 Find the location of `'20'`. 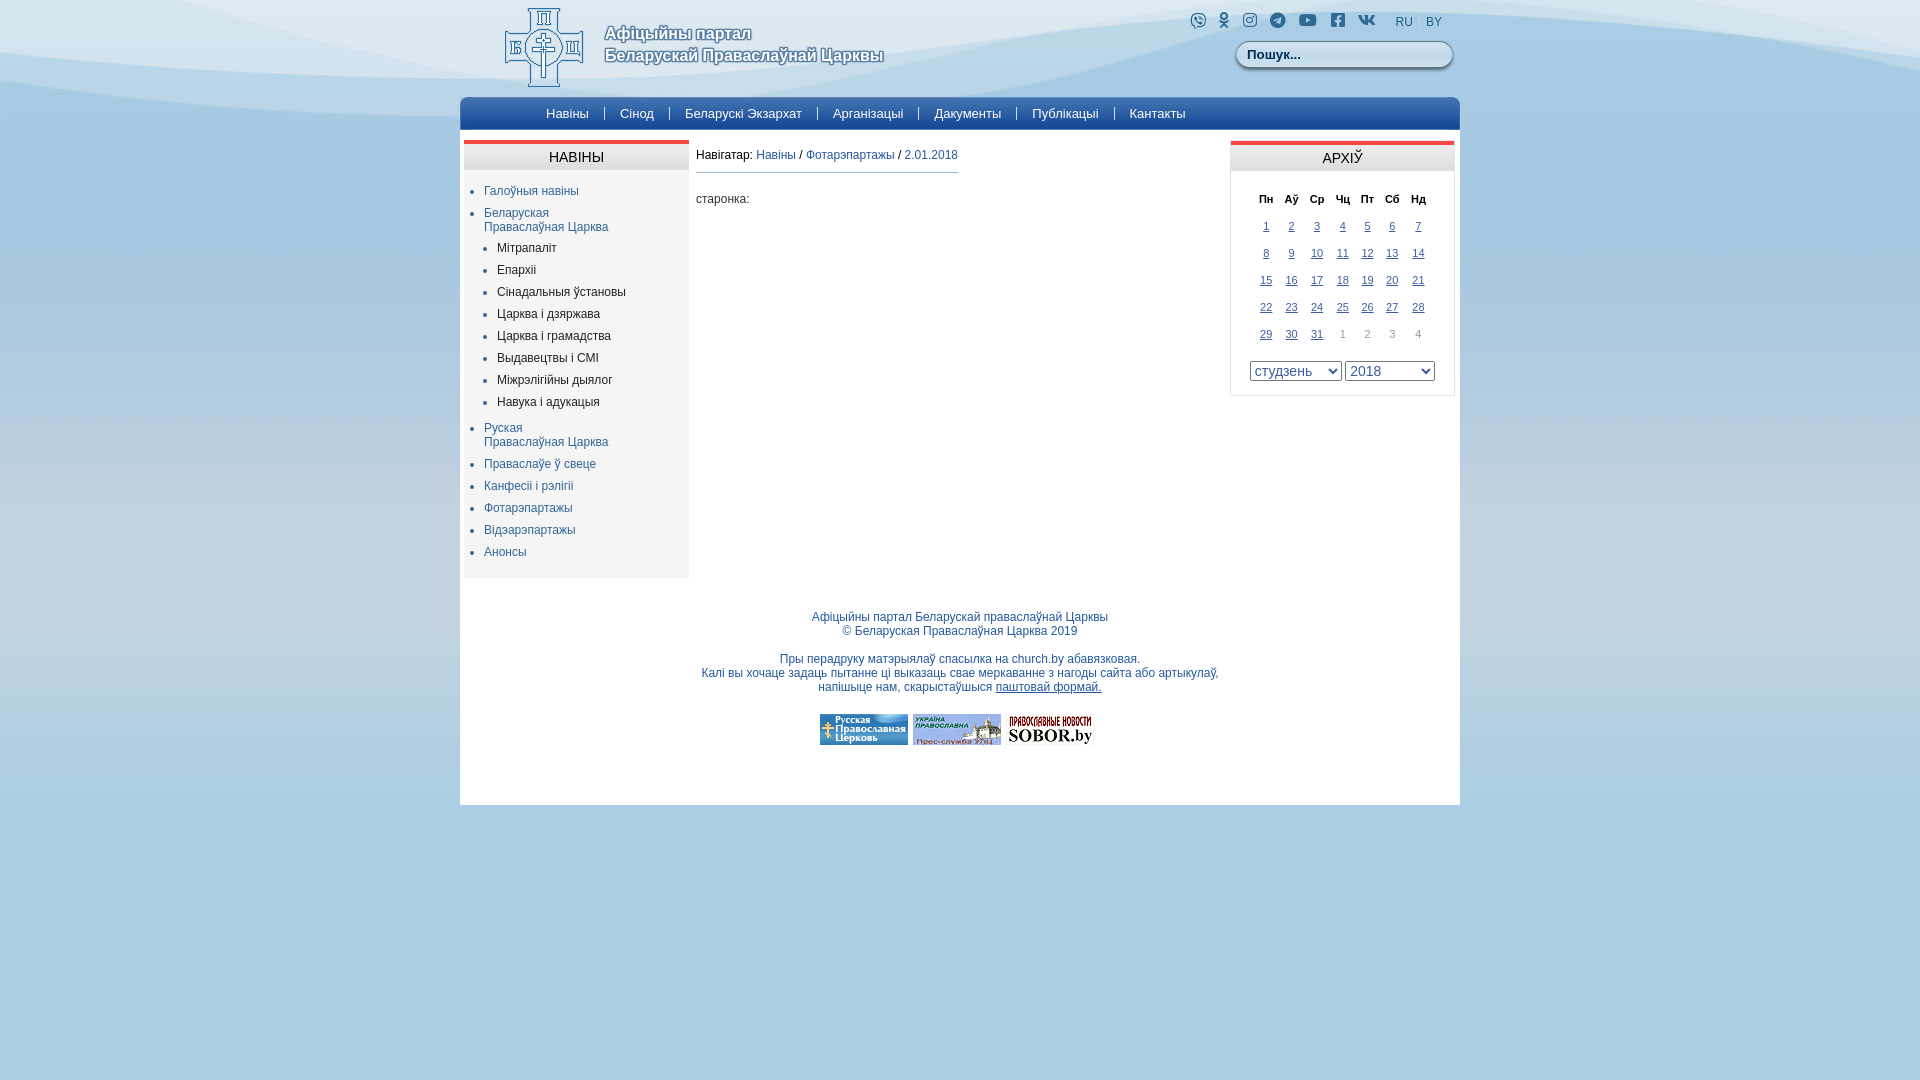

'20' is located at coordinates (1385, 280).